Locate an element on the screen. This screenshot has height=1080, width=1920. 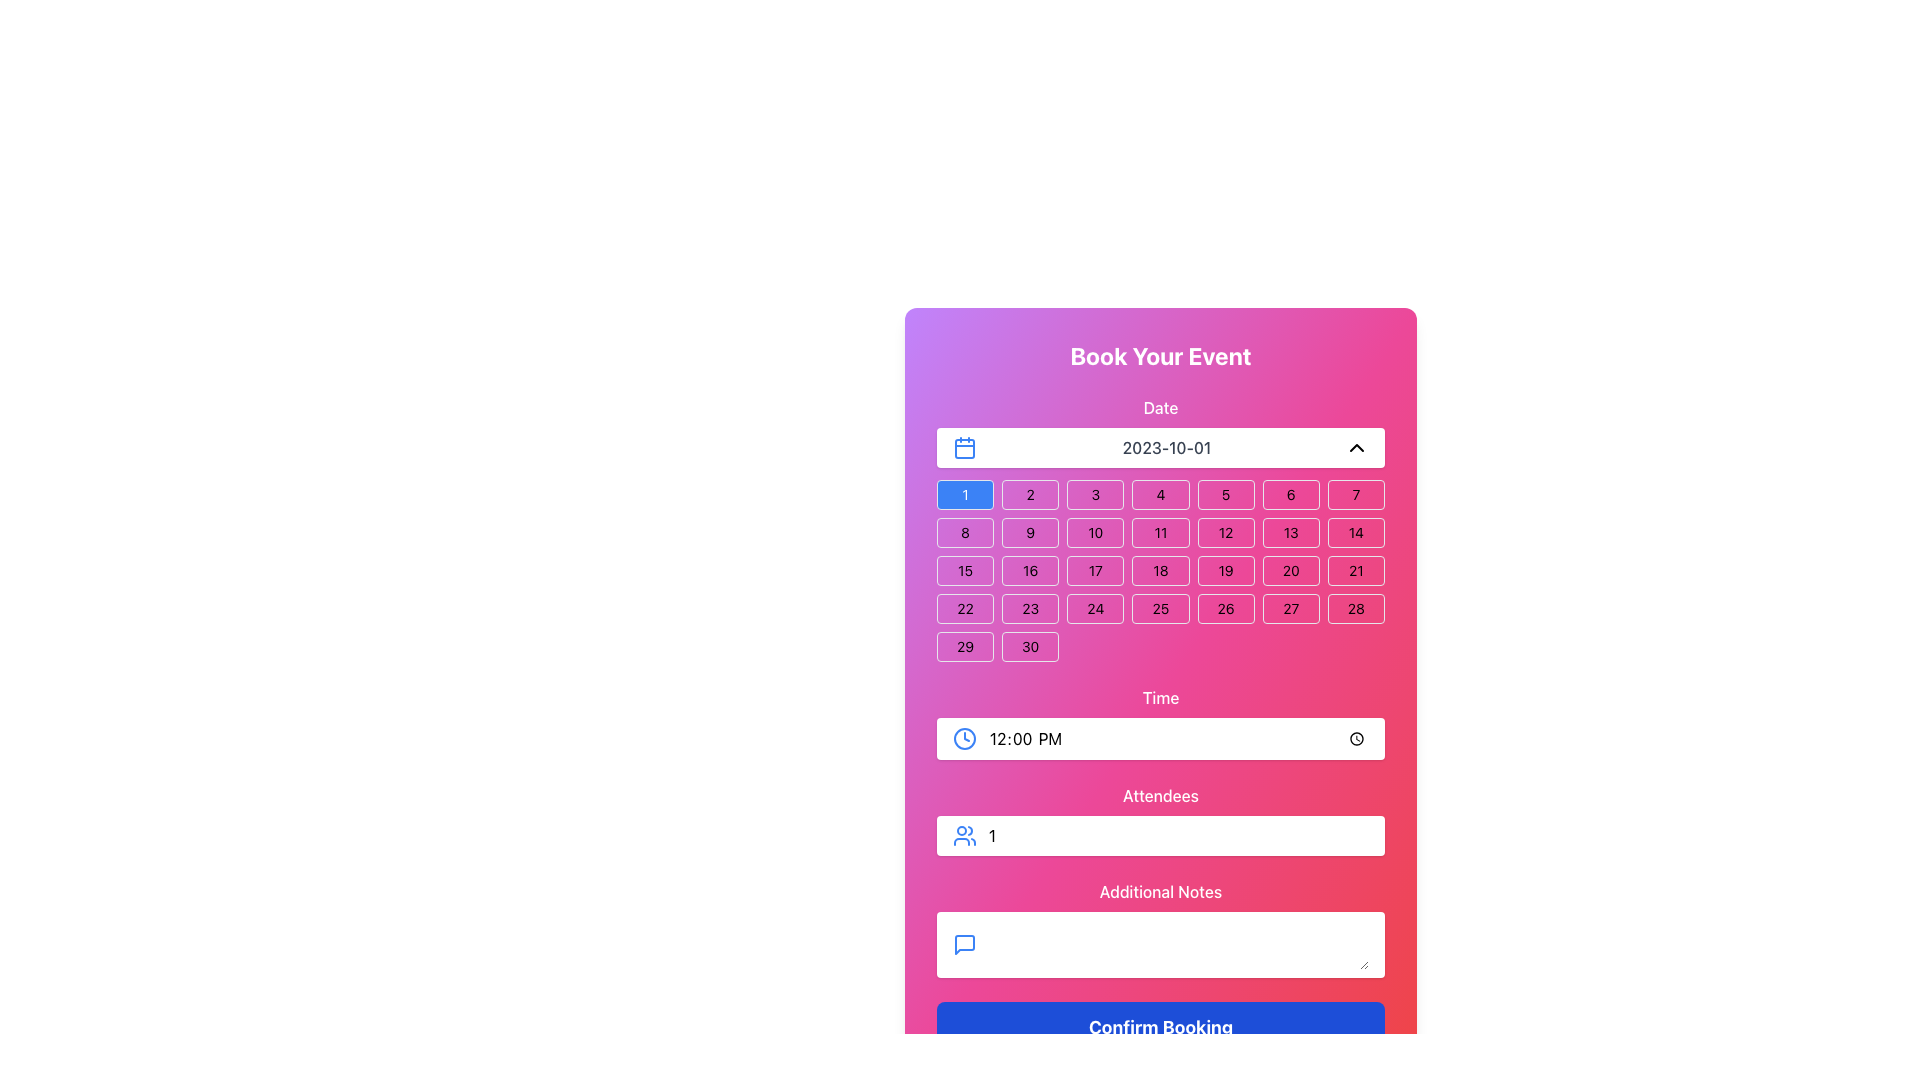
the clock icon representing the time functionality, which is positioned at the start of the 'Time' section in the interface is located at coordinates (964, 739).